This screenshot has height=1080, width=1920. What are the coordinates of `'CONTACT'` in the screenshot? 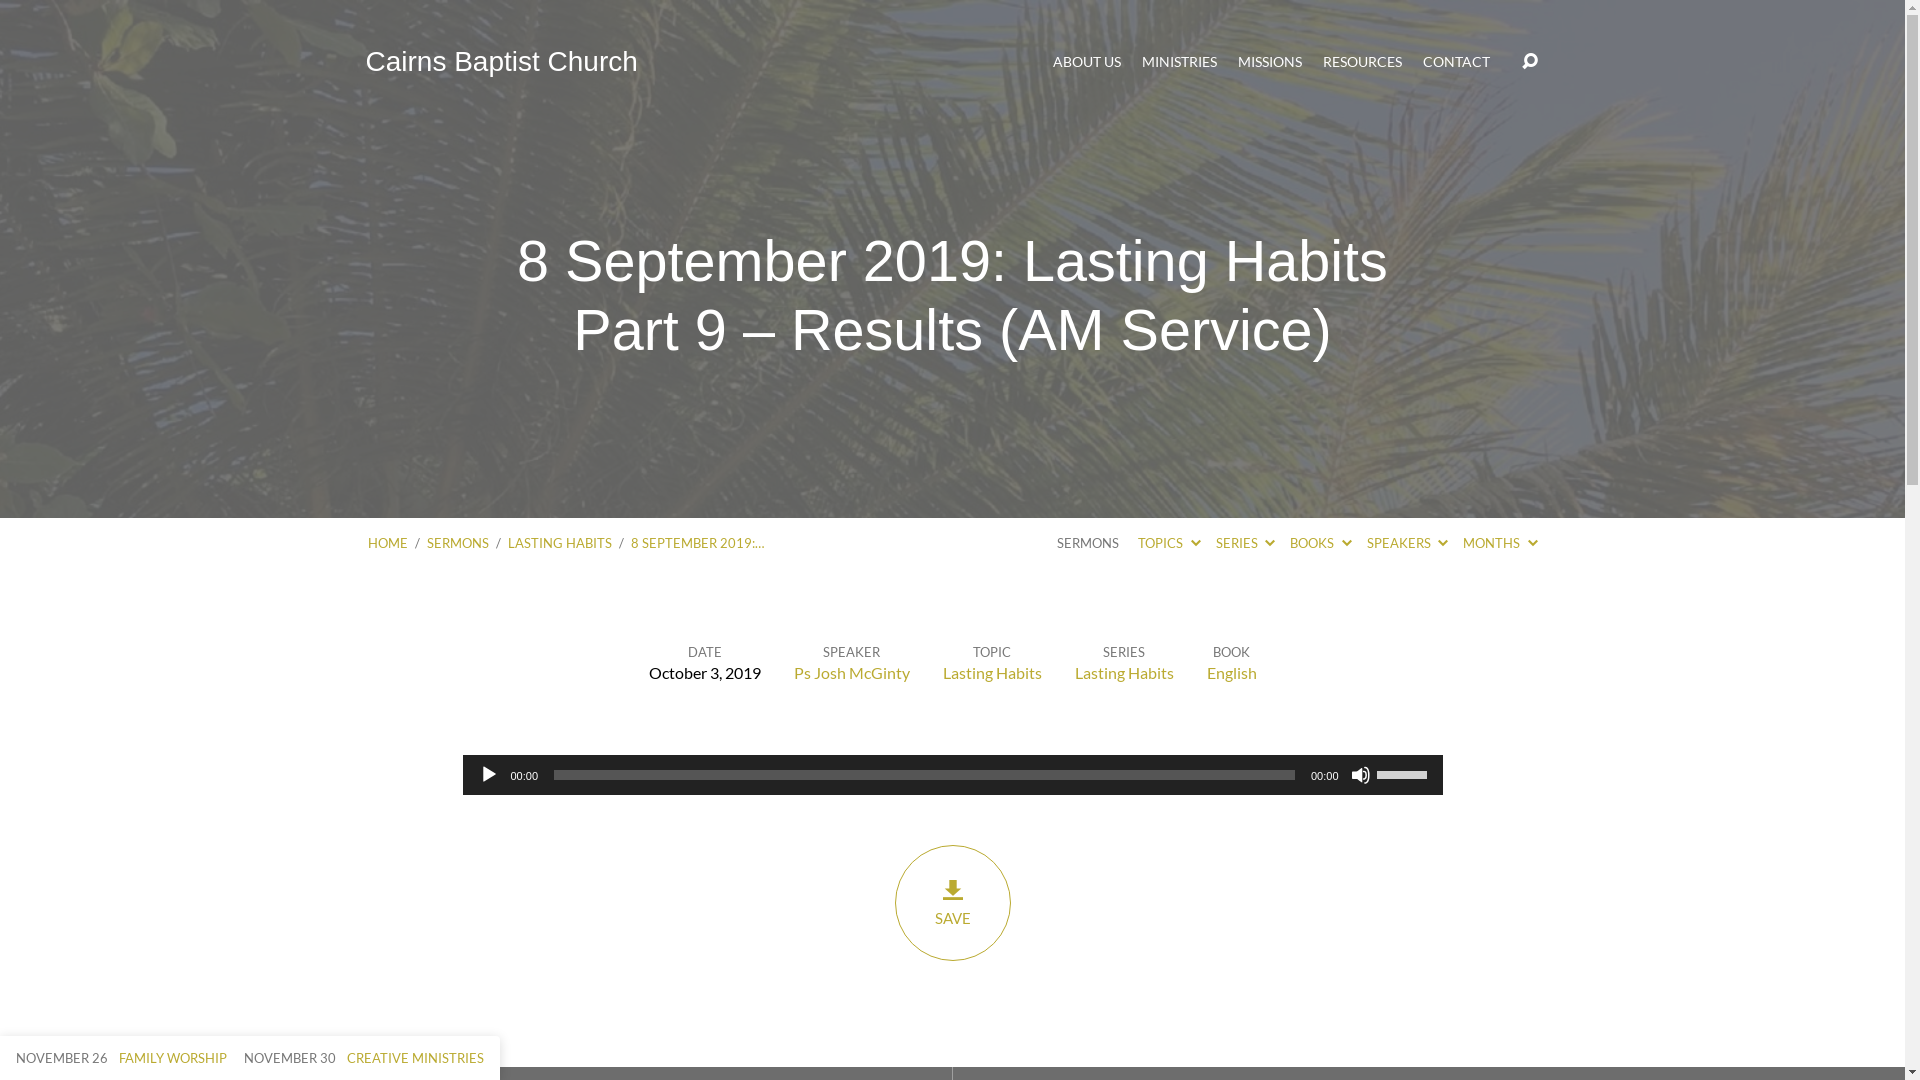 It's located at (1456, 60).